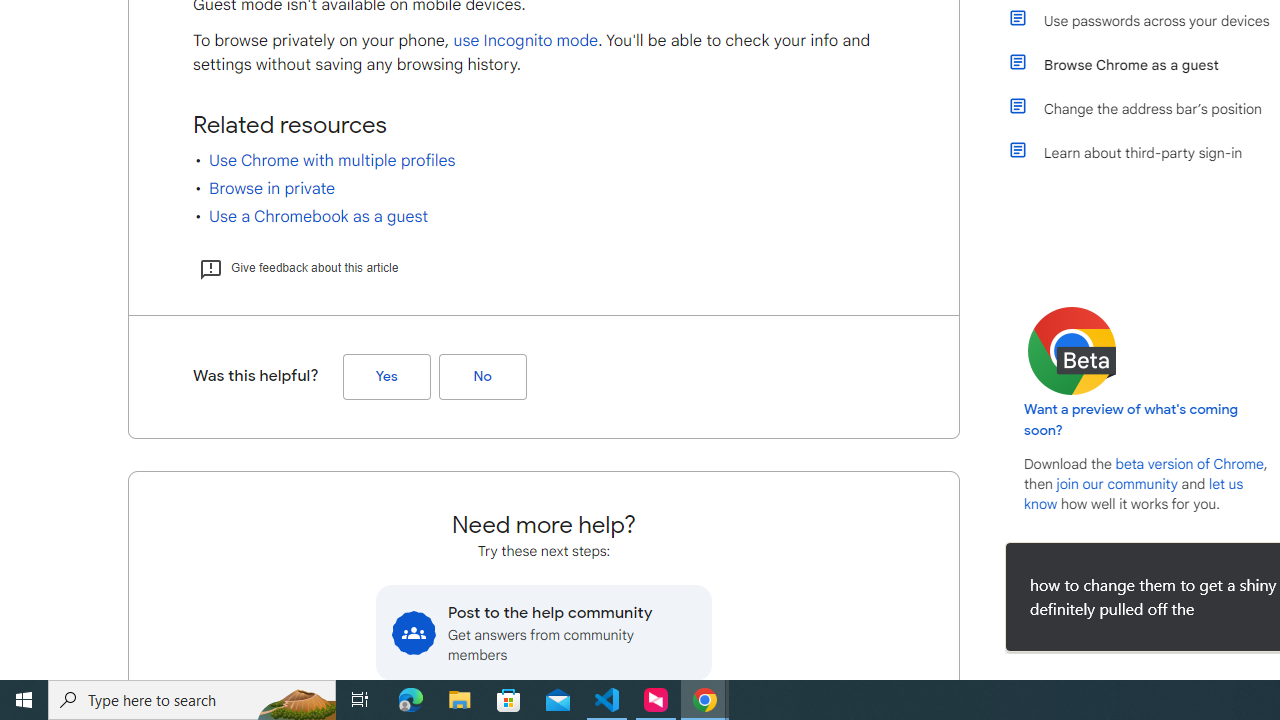 Image resolution: width=1280 pixels, height=720 pixels. Describe the element at coordinates (271, 189) in the screenshot. I see `'Browse in private'` at that location.